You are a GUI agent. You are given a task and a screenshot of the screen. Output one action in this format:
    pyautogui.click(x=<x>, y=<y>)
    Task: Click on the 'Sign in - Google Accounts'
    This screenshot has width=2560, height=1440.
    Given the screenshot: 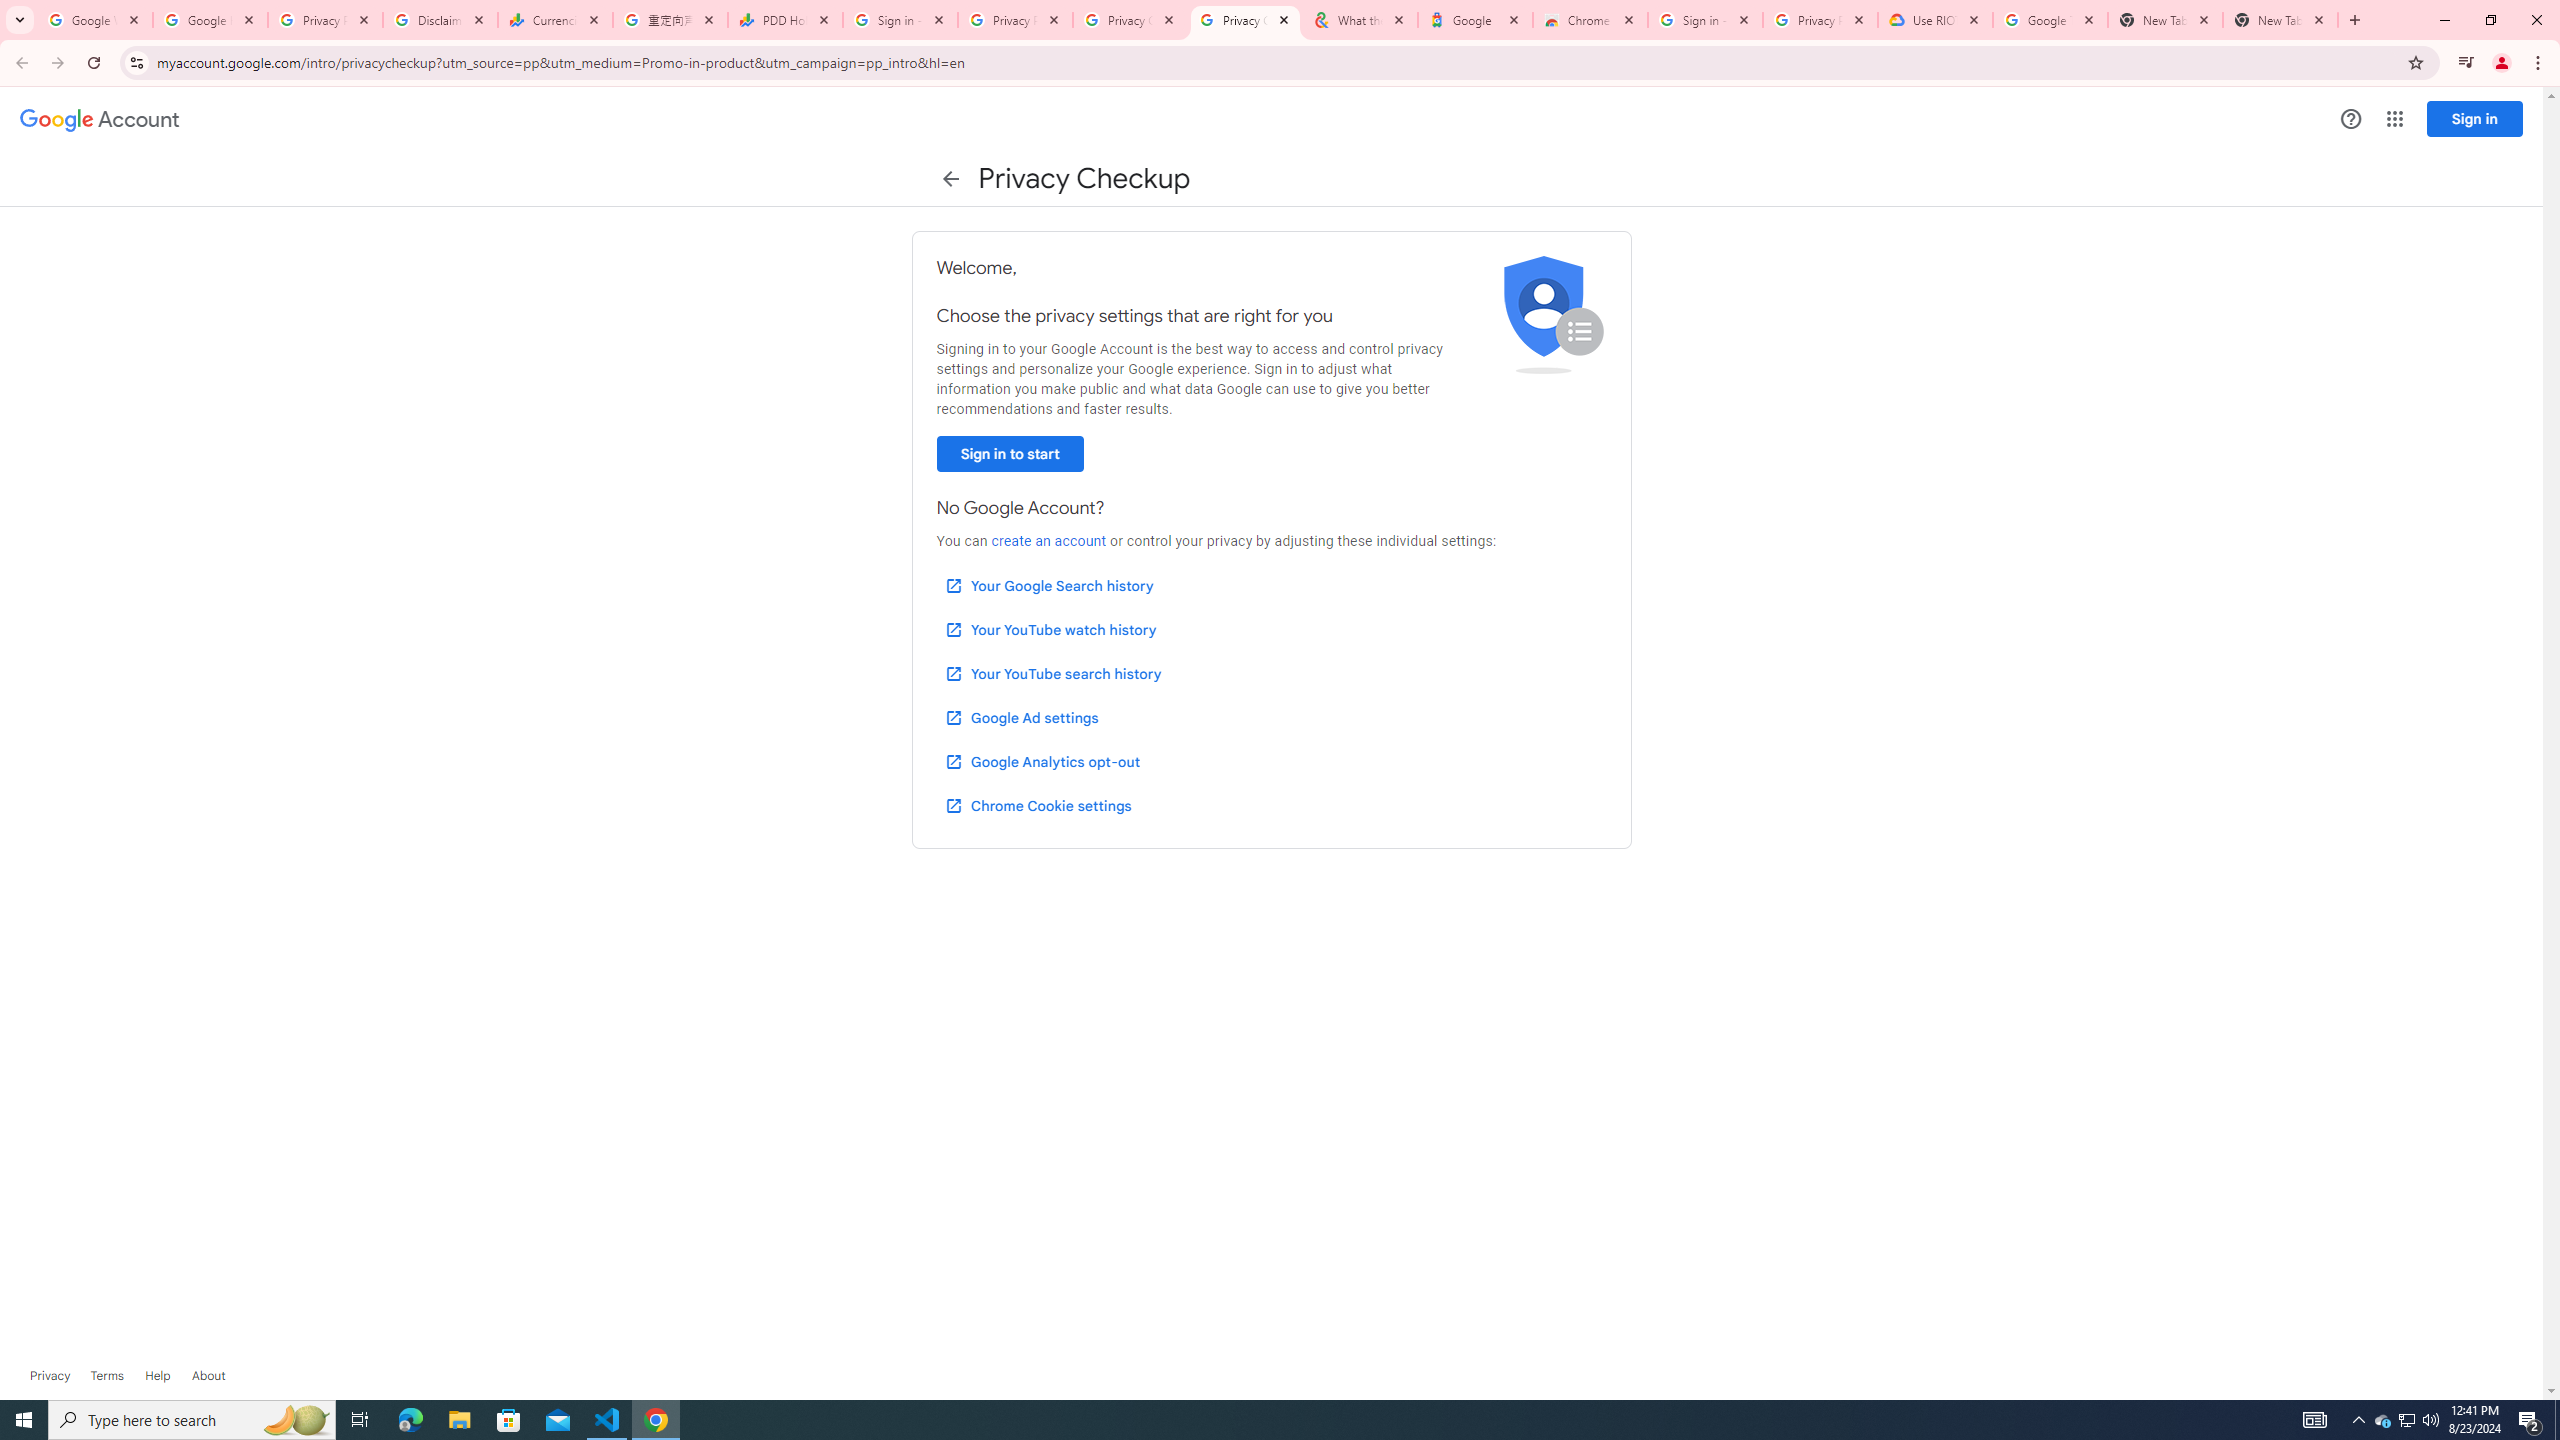 What is the action you would take?
    pyautogui.click(x=1703, y=19)
    